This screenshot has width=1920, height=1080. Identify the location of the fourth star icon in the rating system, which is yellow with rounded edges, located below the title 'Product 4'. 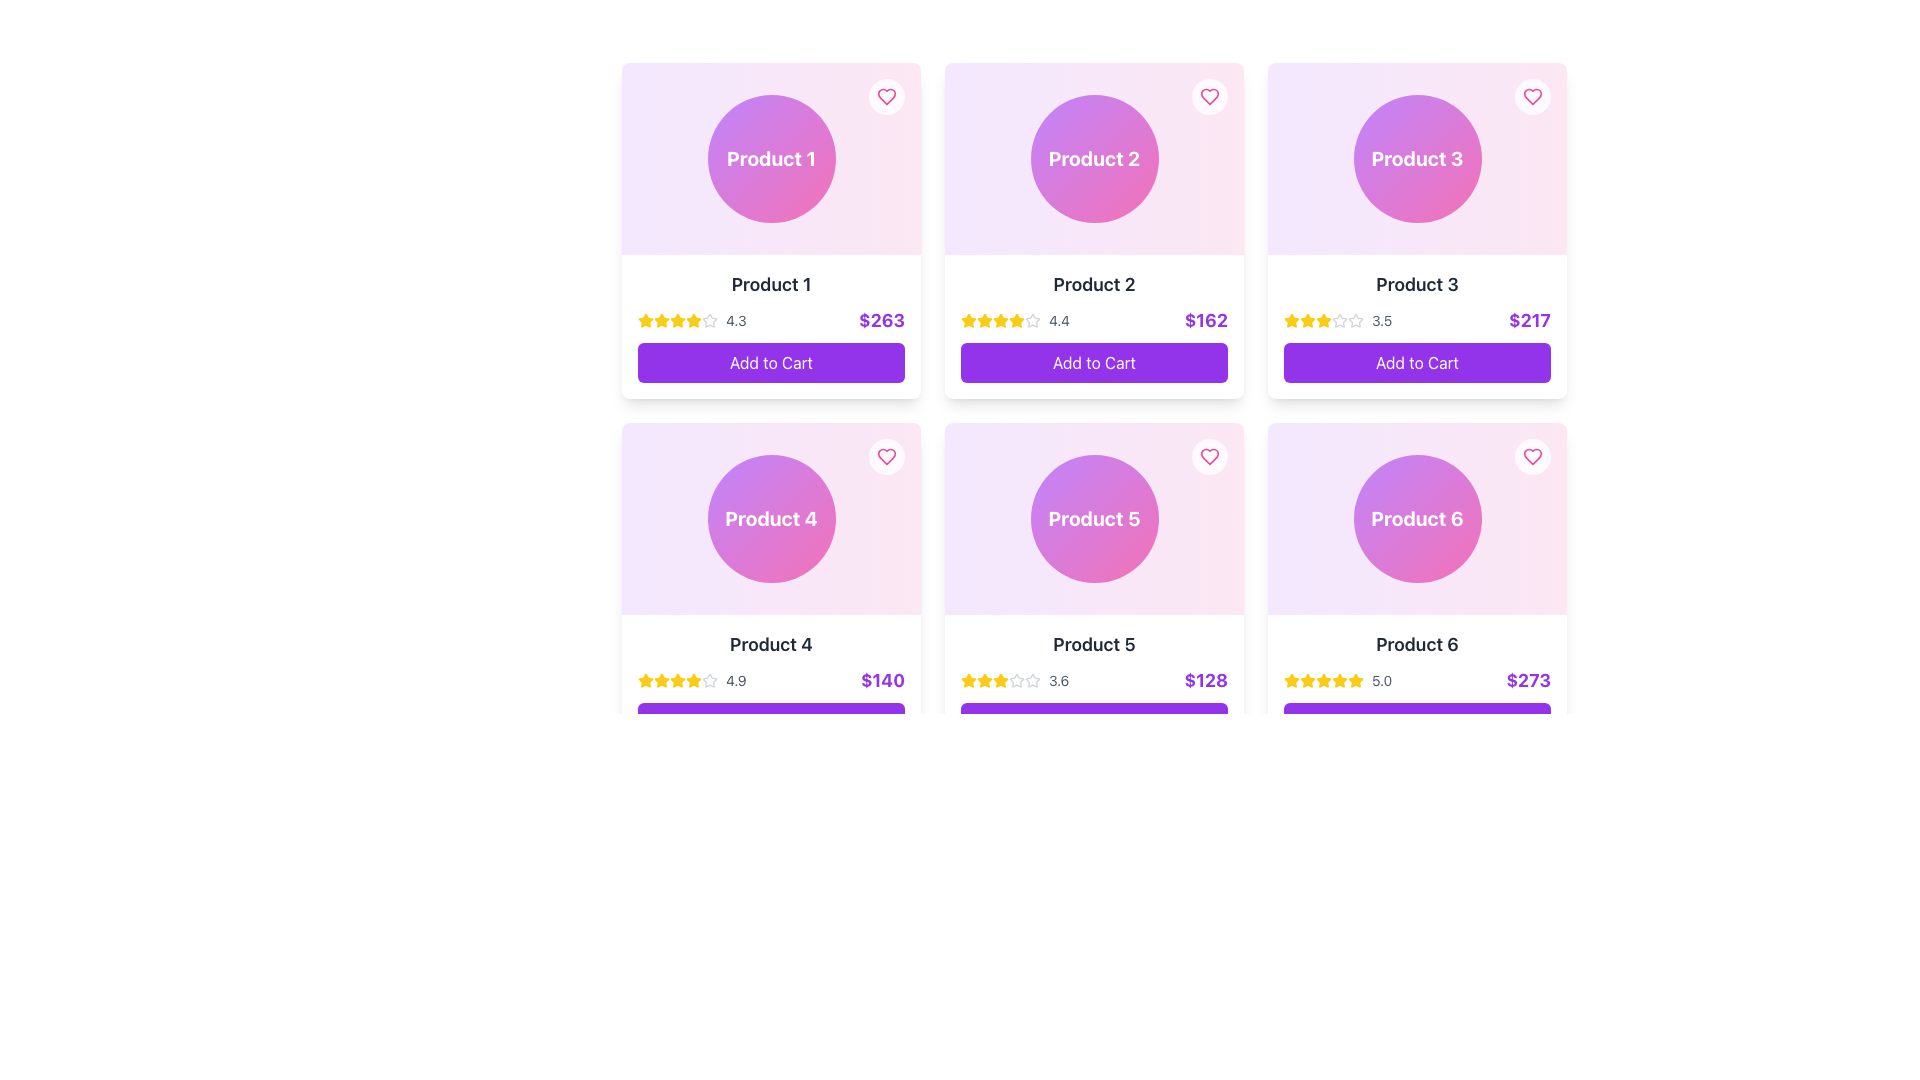
(677, 680).